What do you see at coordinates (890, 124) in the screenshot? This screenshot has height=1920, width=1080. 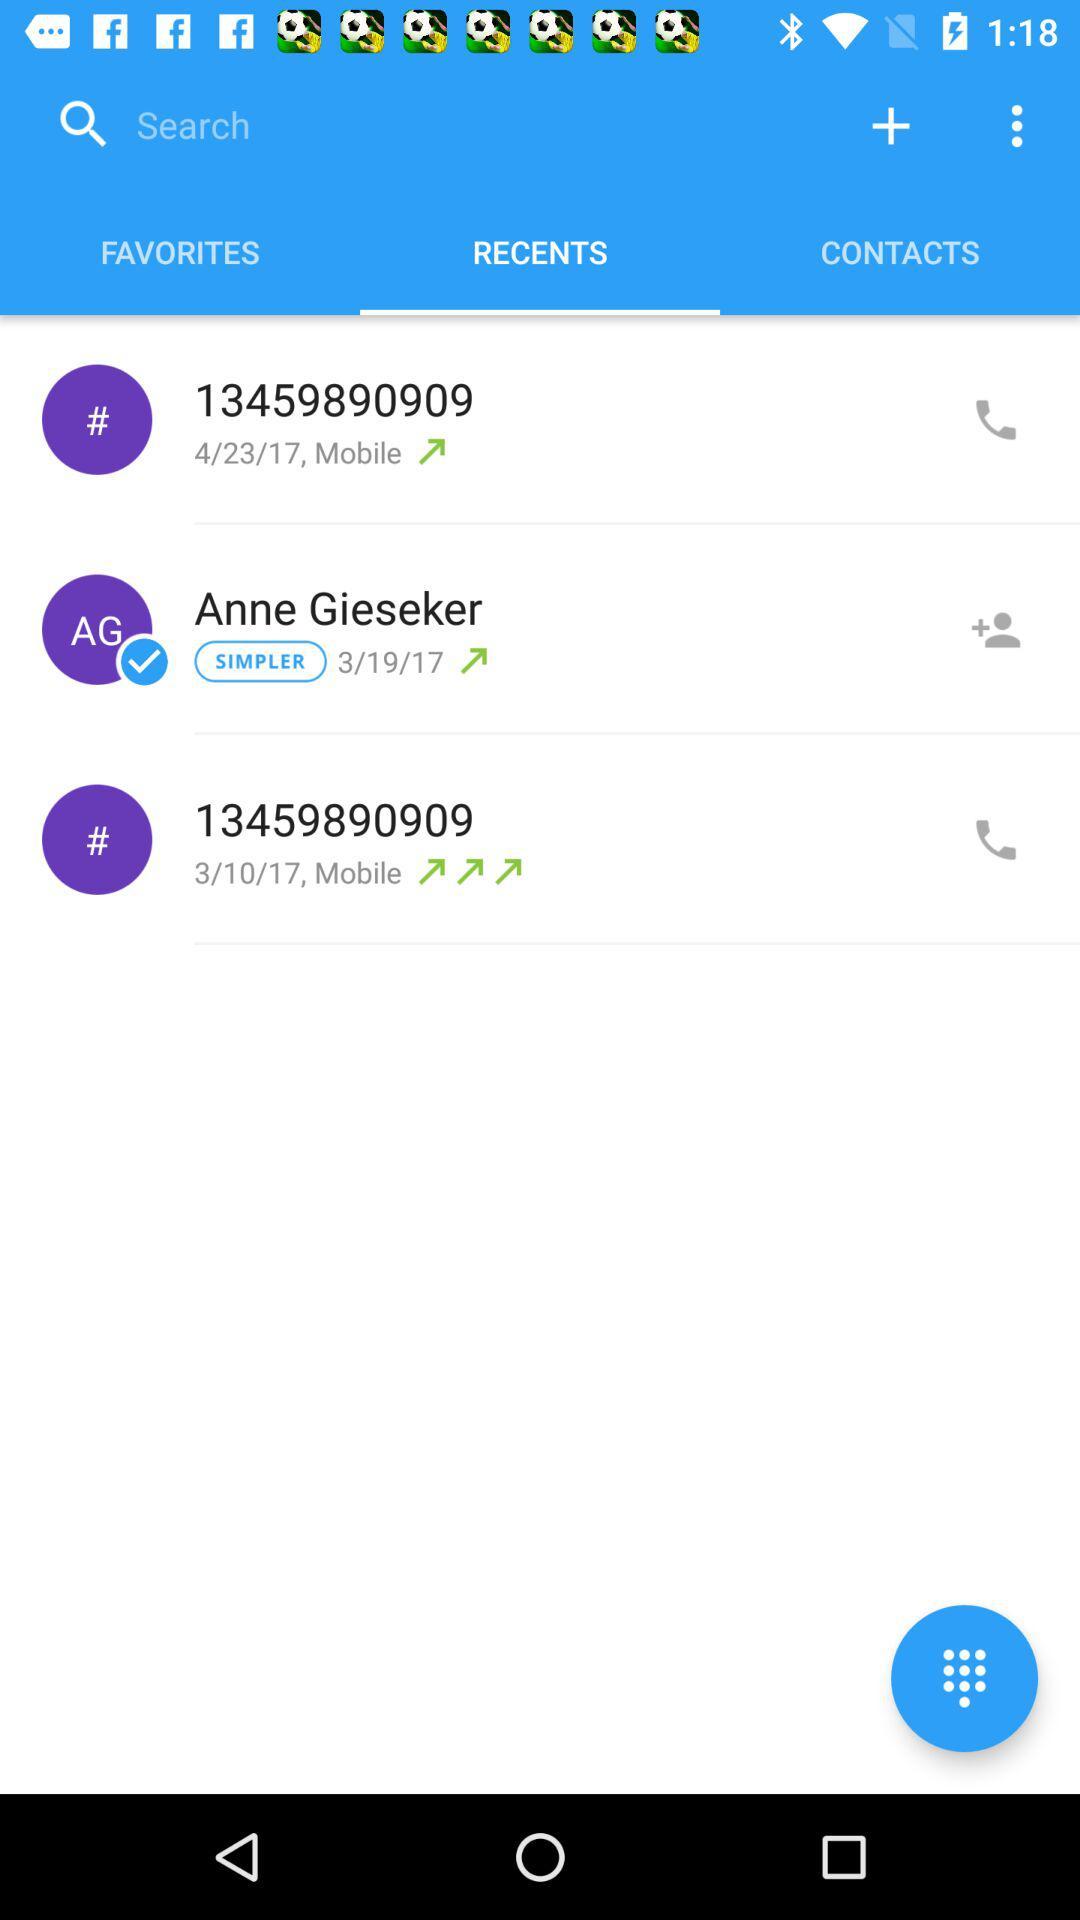 I see `new contact` at bounding box center [890, 124].